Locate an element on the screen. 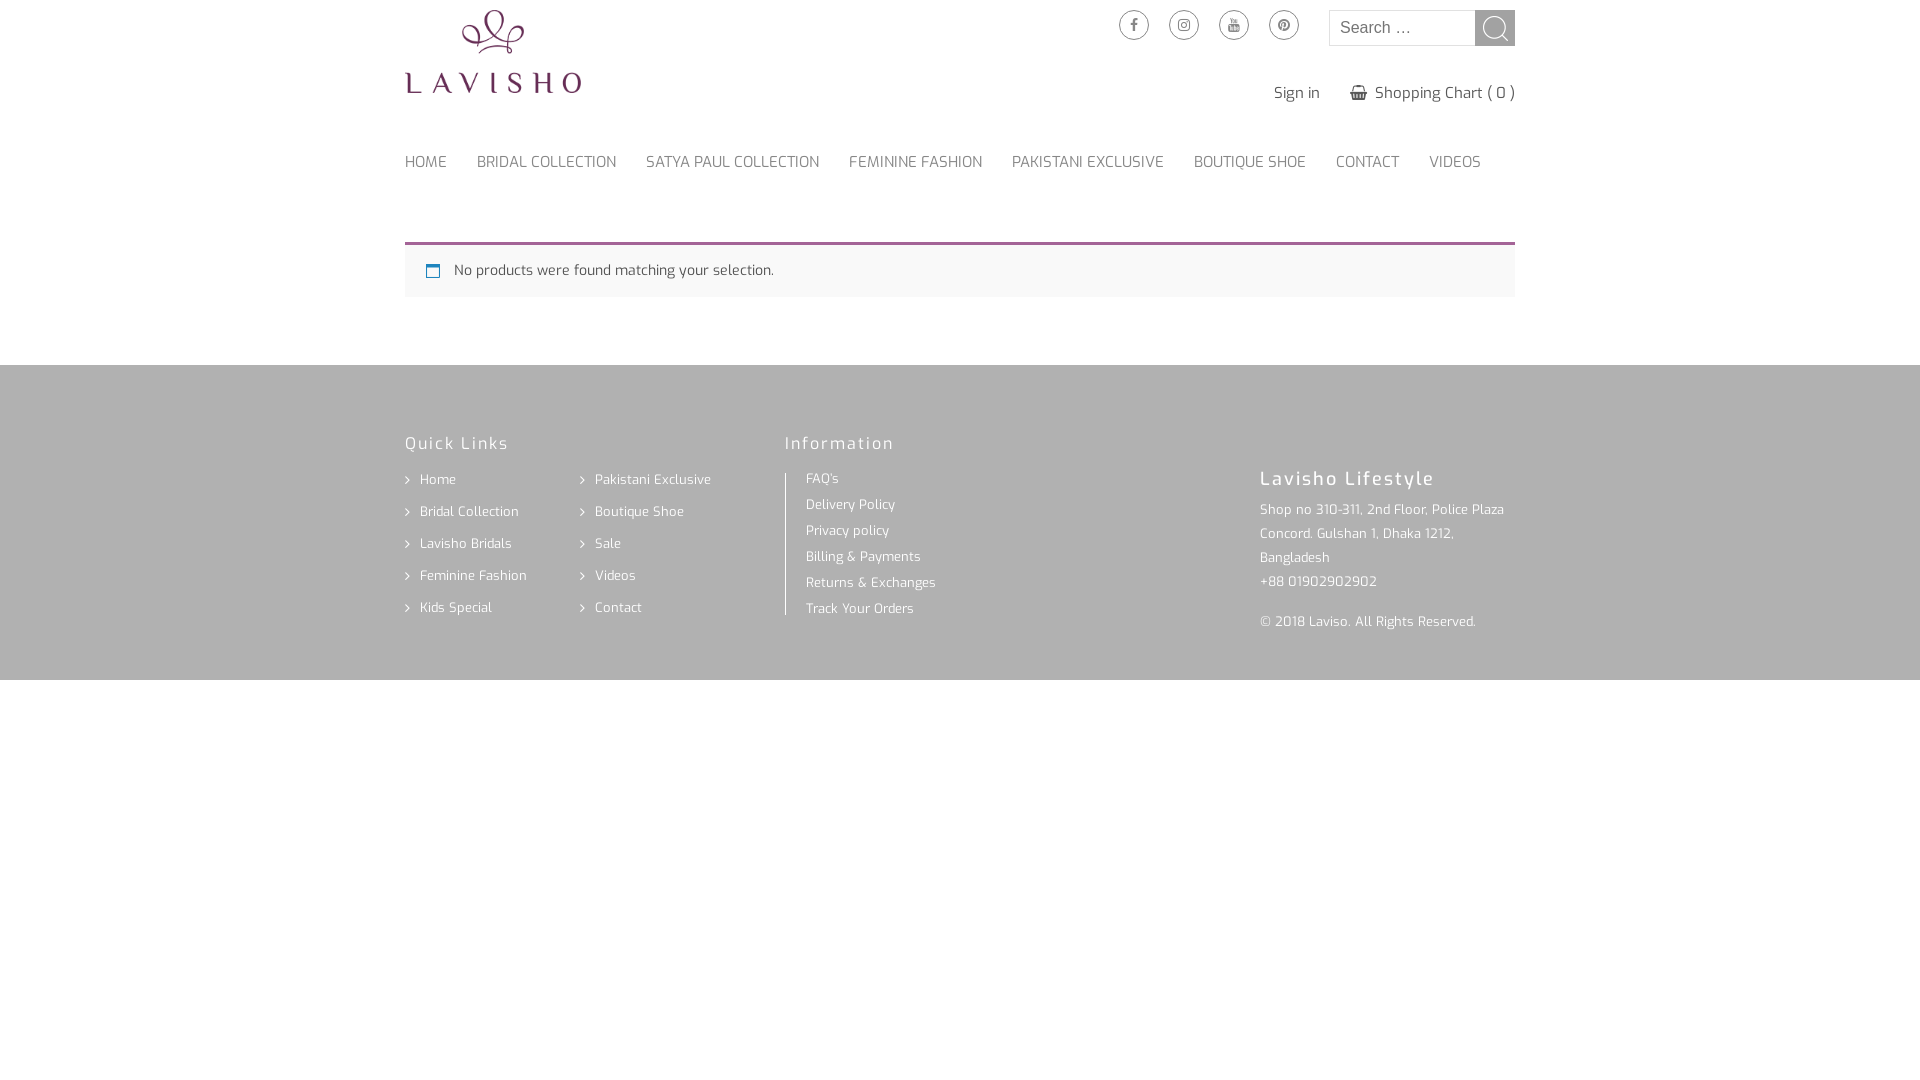 The image size is (1920, 1080). 'BOUTIQUE SHOE' is located at coordinates (1264, 161).